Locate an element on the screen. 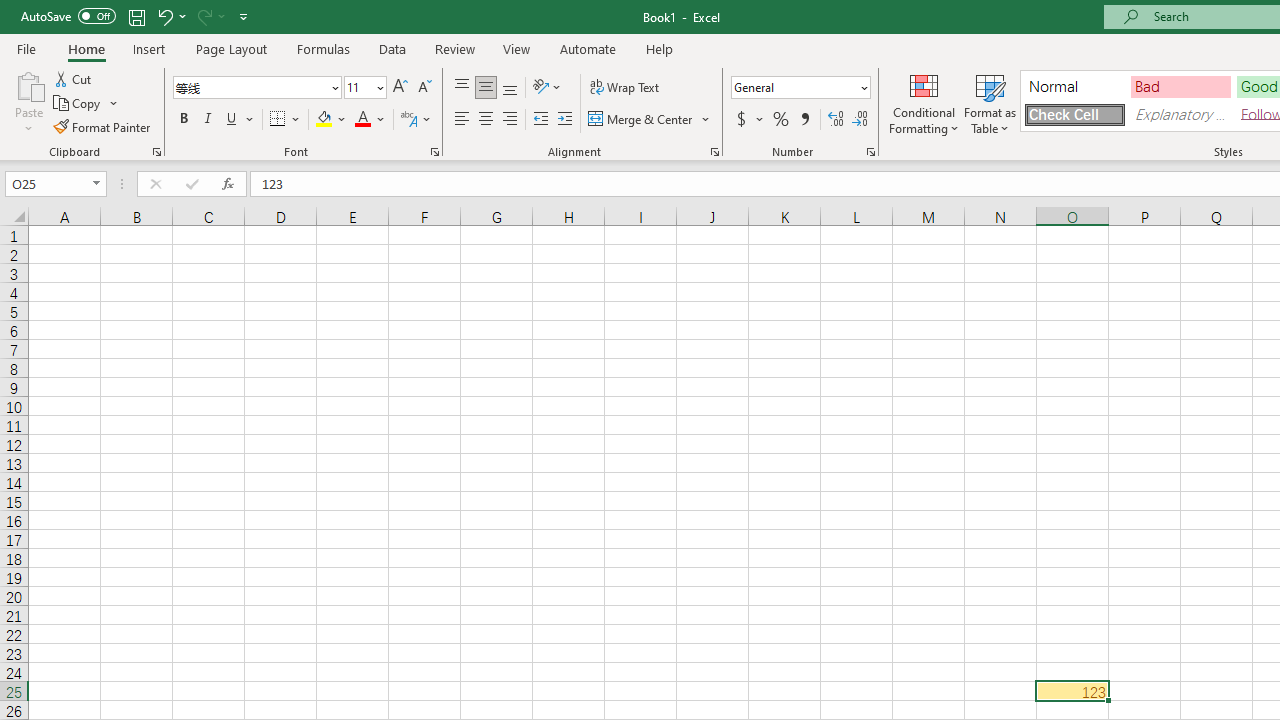  'AutoSave' is located at coordinates (68, 16).